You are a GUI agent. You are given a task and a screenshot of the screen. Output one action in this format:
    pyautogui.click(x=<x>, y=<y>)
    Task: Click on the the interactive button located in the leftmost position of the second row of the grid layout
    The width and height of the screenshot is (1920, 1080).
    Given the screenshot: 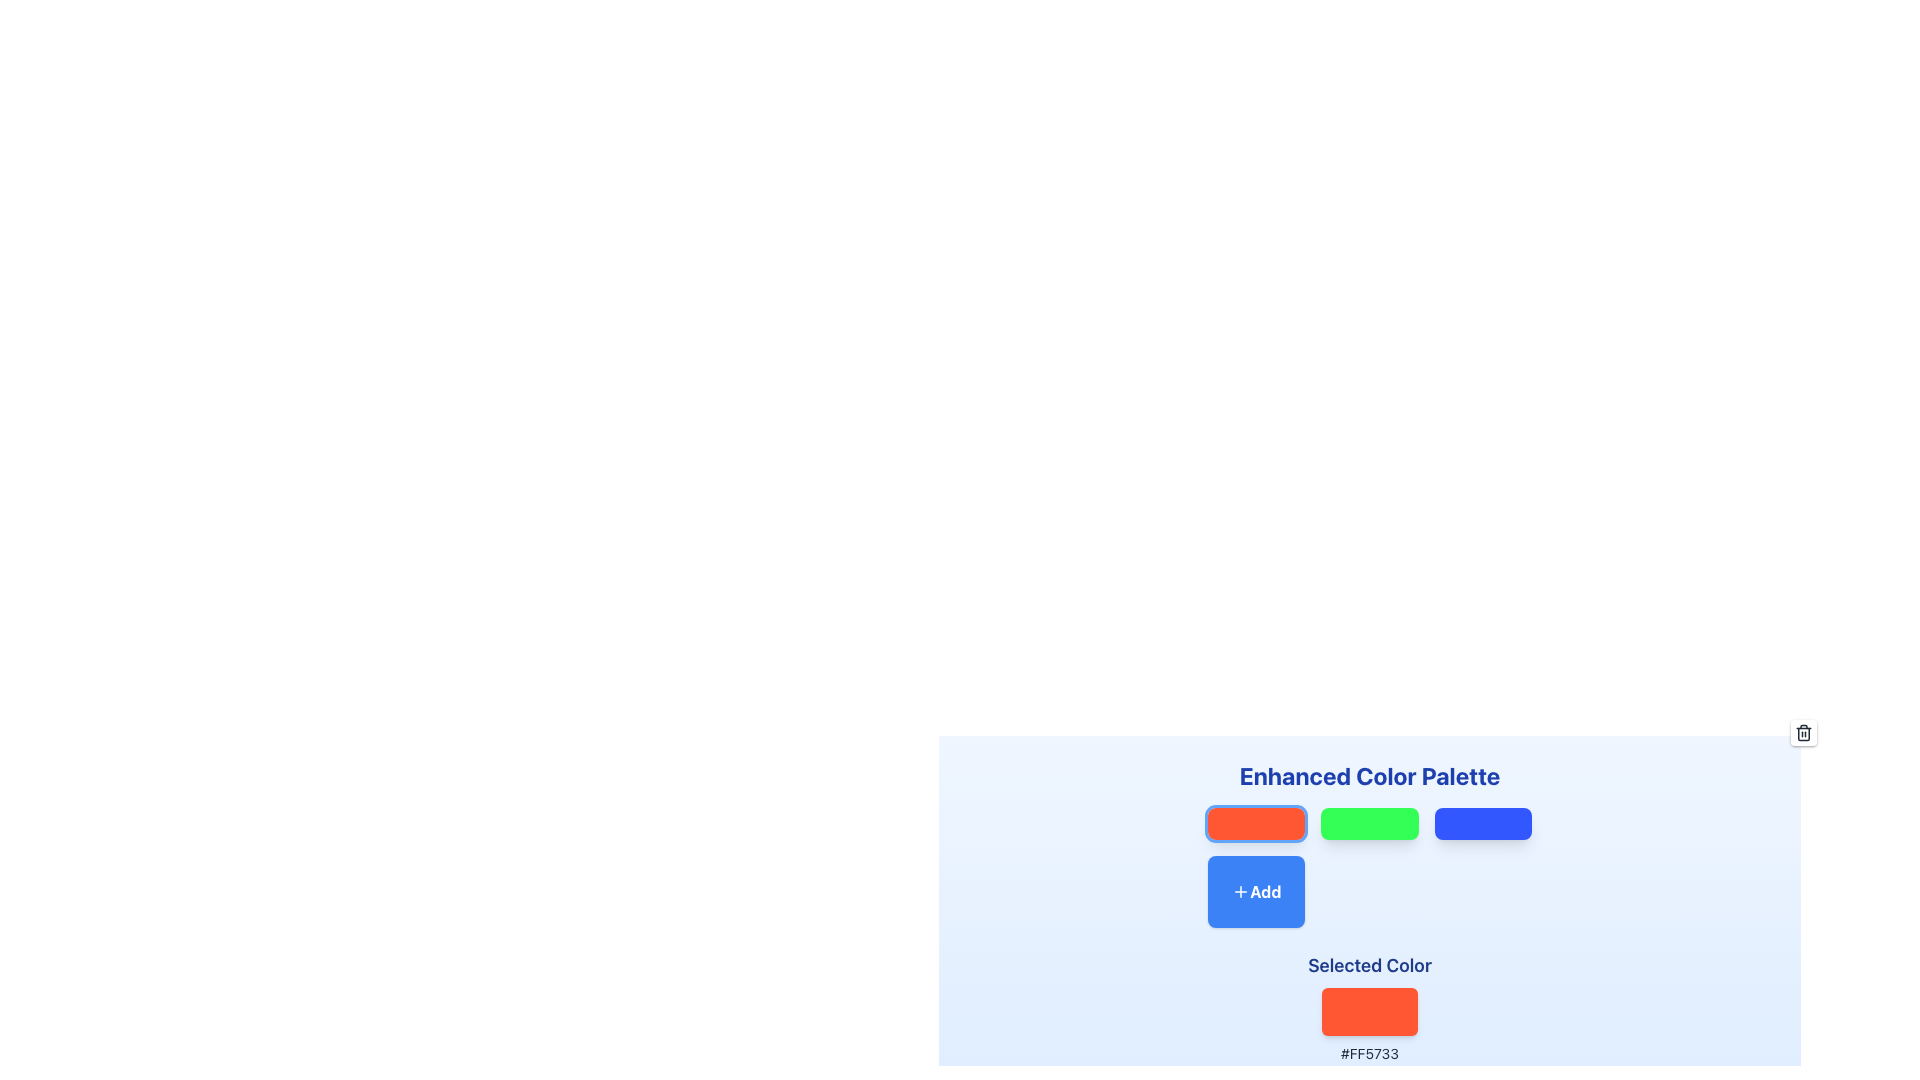 What is the action you would take?
    pyautogui.click(x=1255, y=890)
    